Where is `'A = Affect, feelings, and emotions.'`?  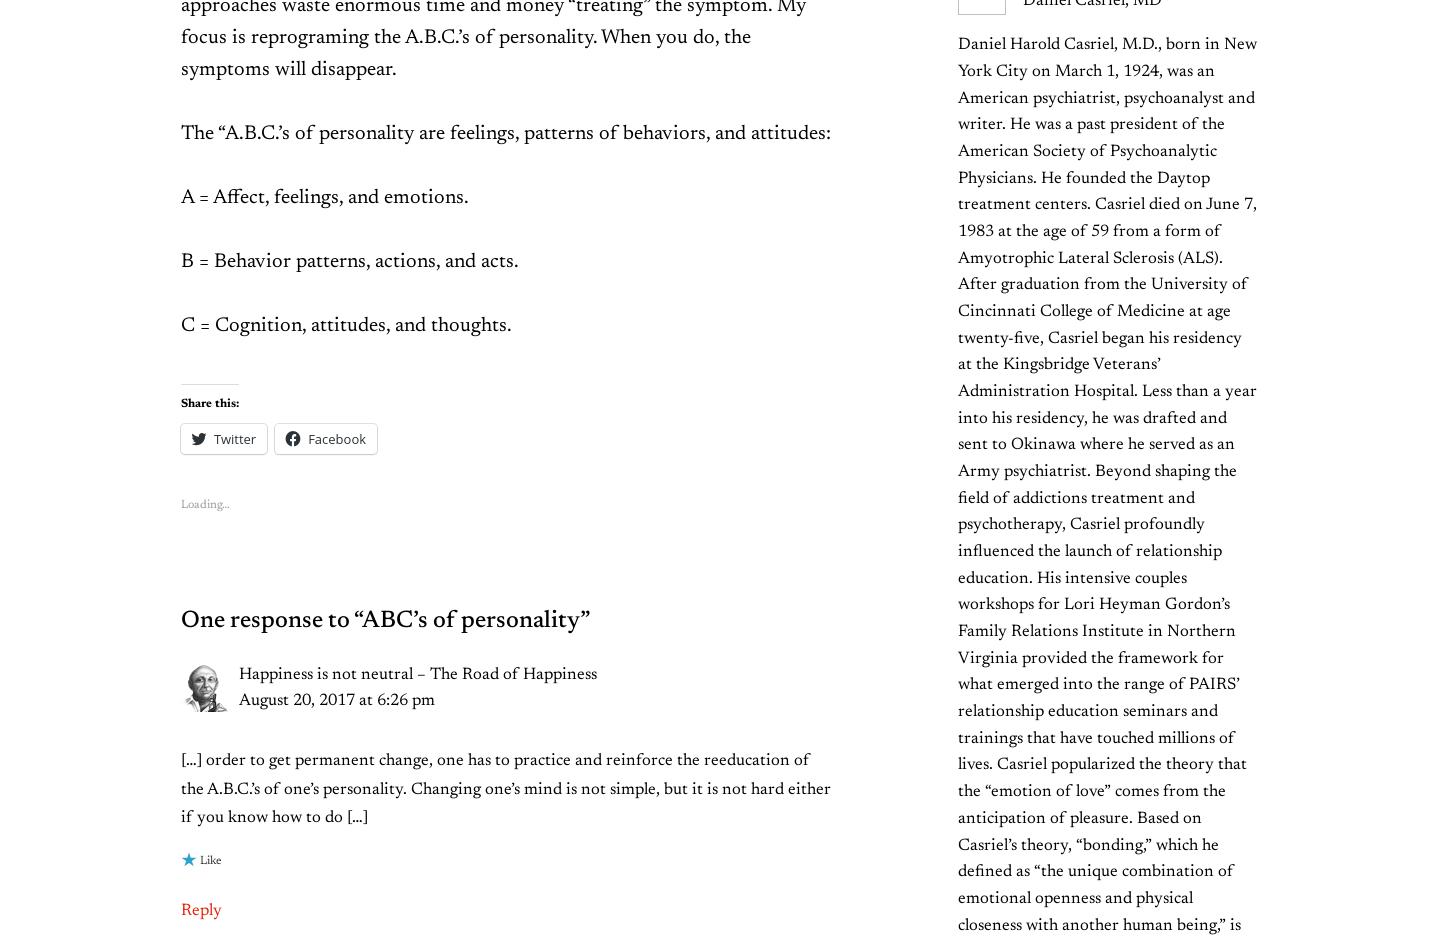
'A = Affect, feelings, and emotions.' is located at coordinates (325, 196).